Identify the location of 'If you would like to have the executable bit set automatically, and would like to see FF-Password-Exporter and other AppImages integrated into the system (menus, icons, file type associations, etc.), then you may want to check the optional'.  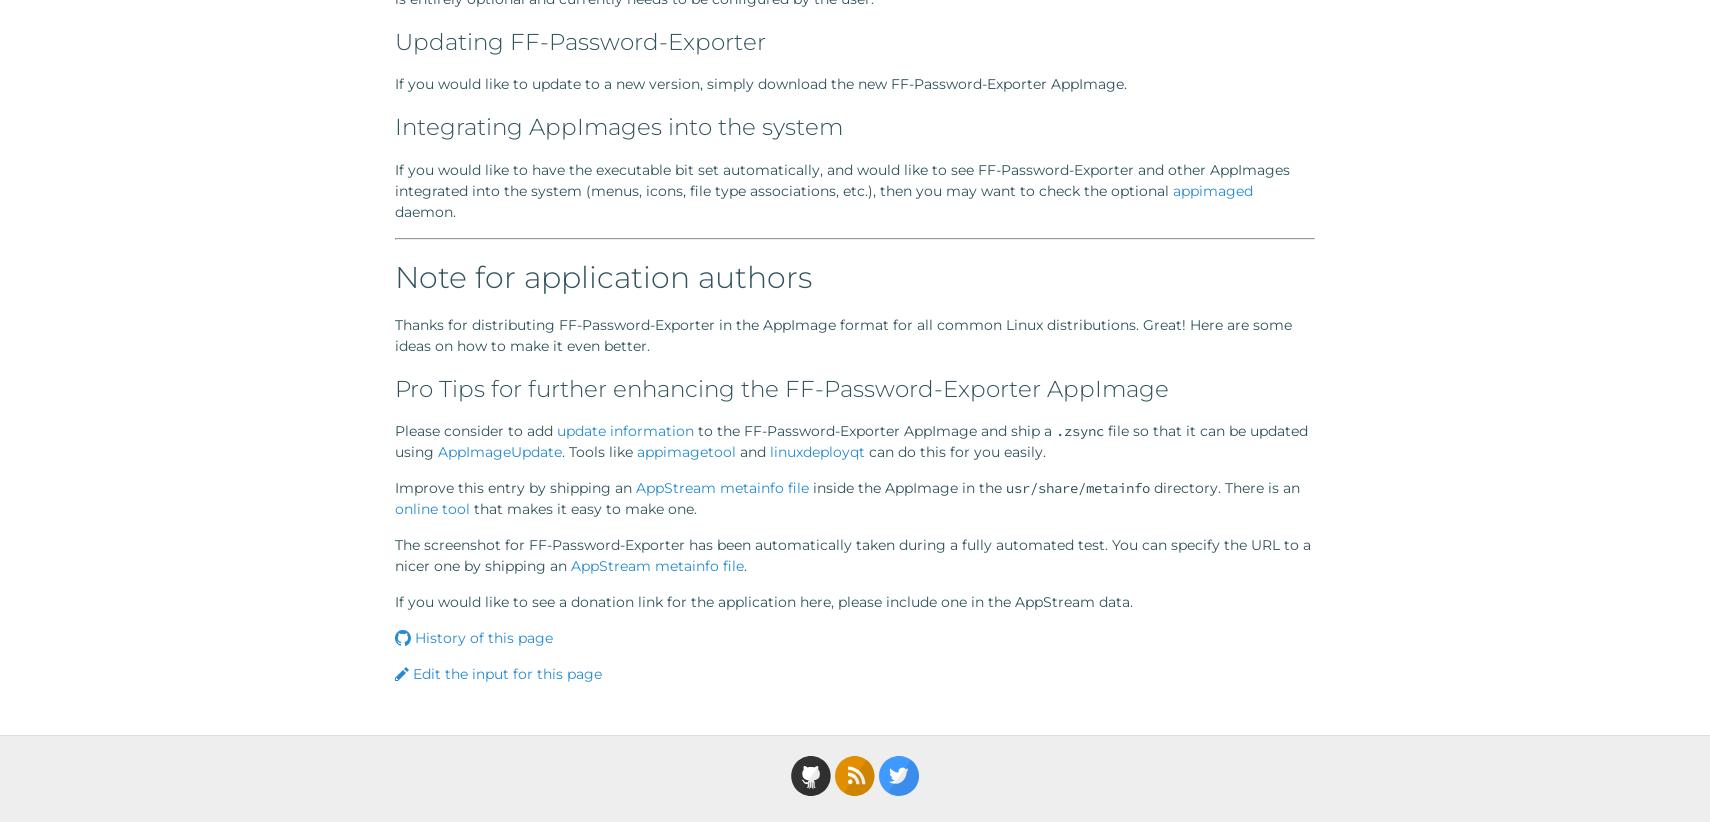
(842, 178).